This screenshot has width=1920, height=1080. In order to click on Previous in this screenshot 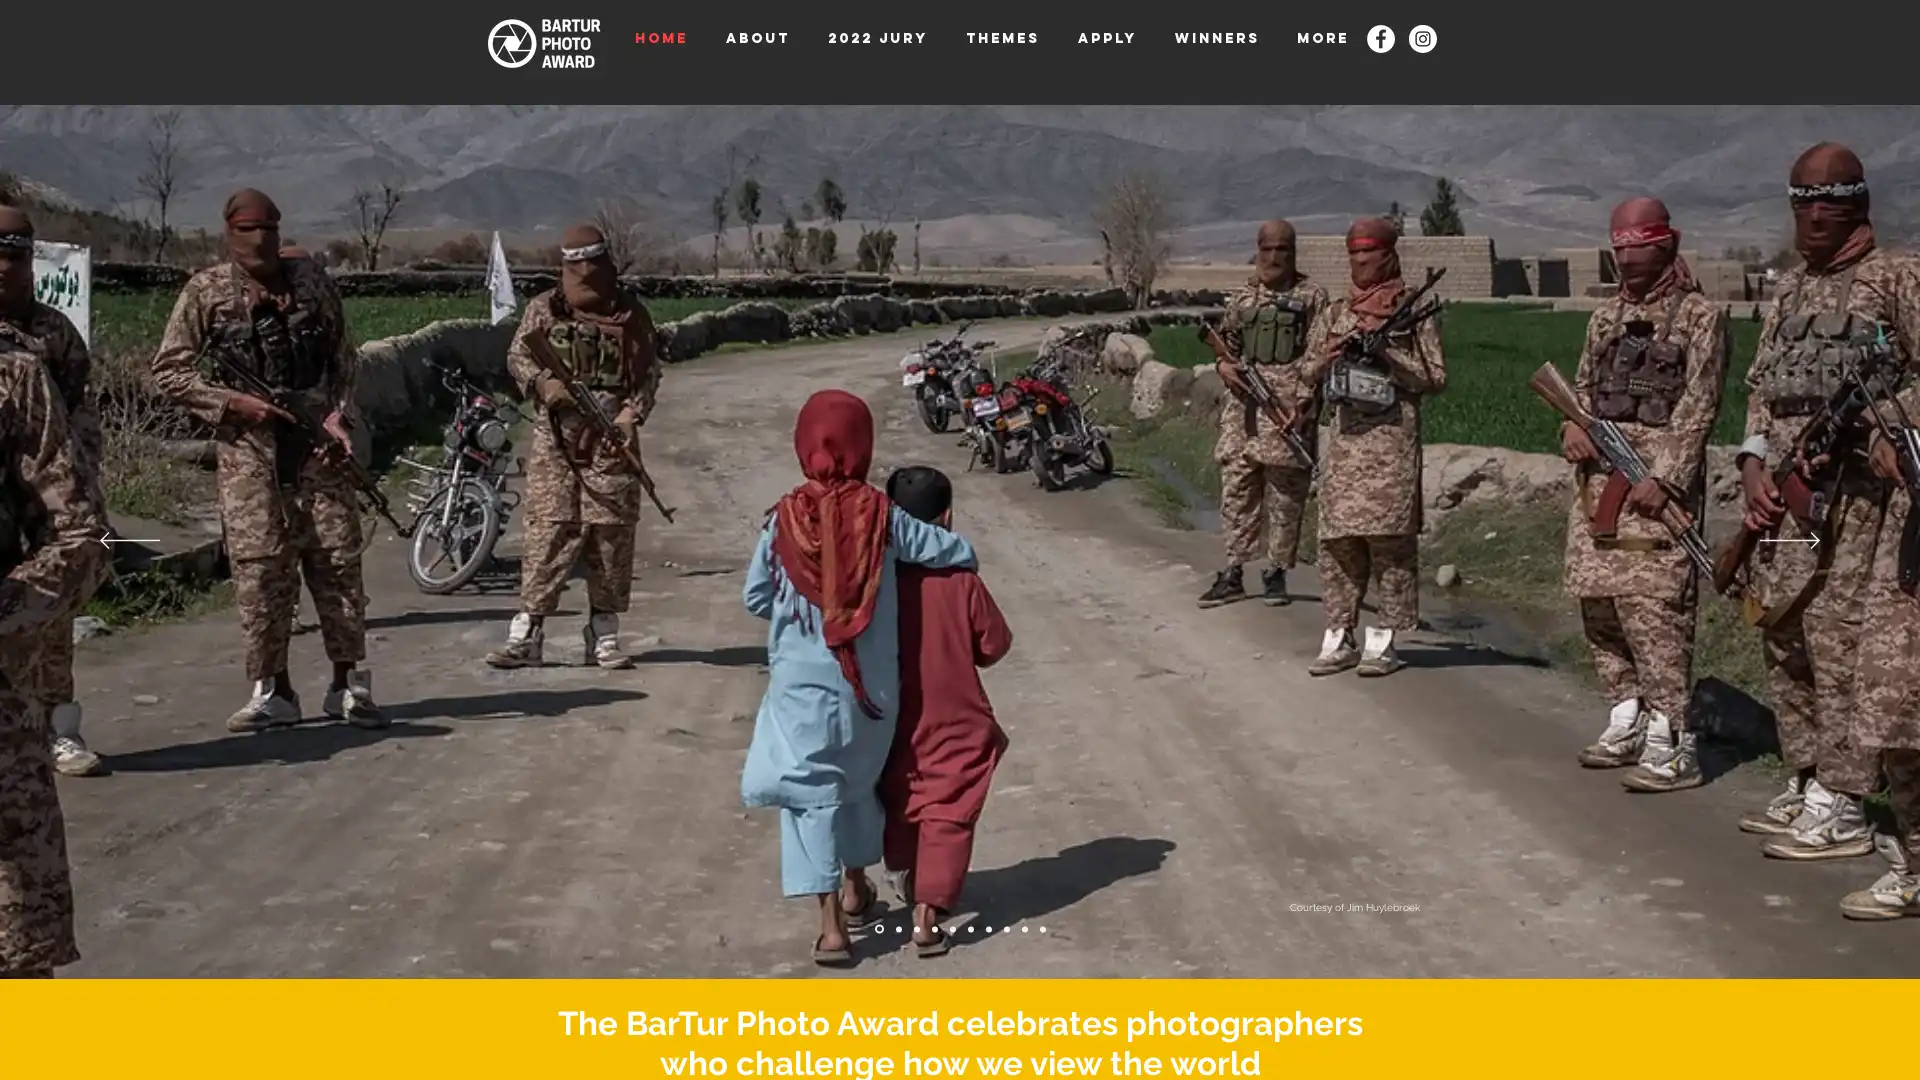, I will do `click(128, 541)`.